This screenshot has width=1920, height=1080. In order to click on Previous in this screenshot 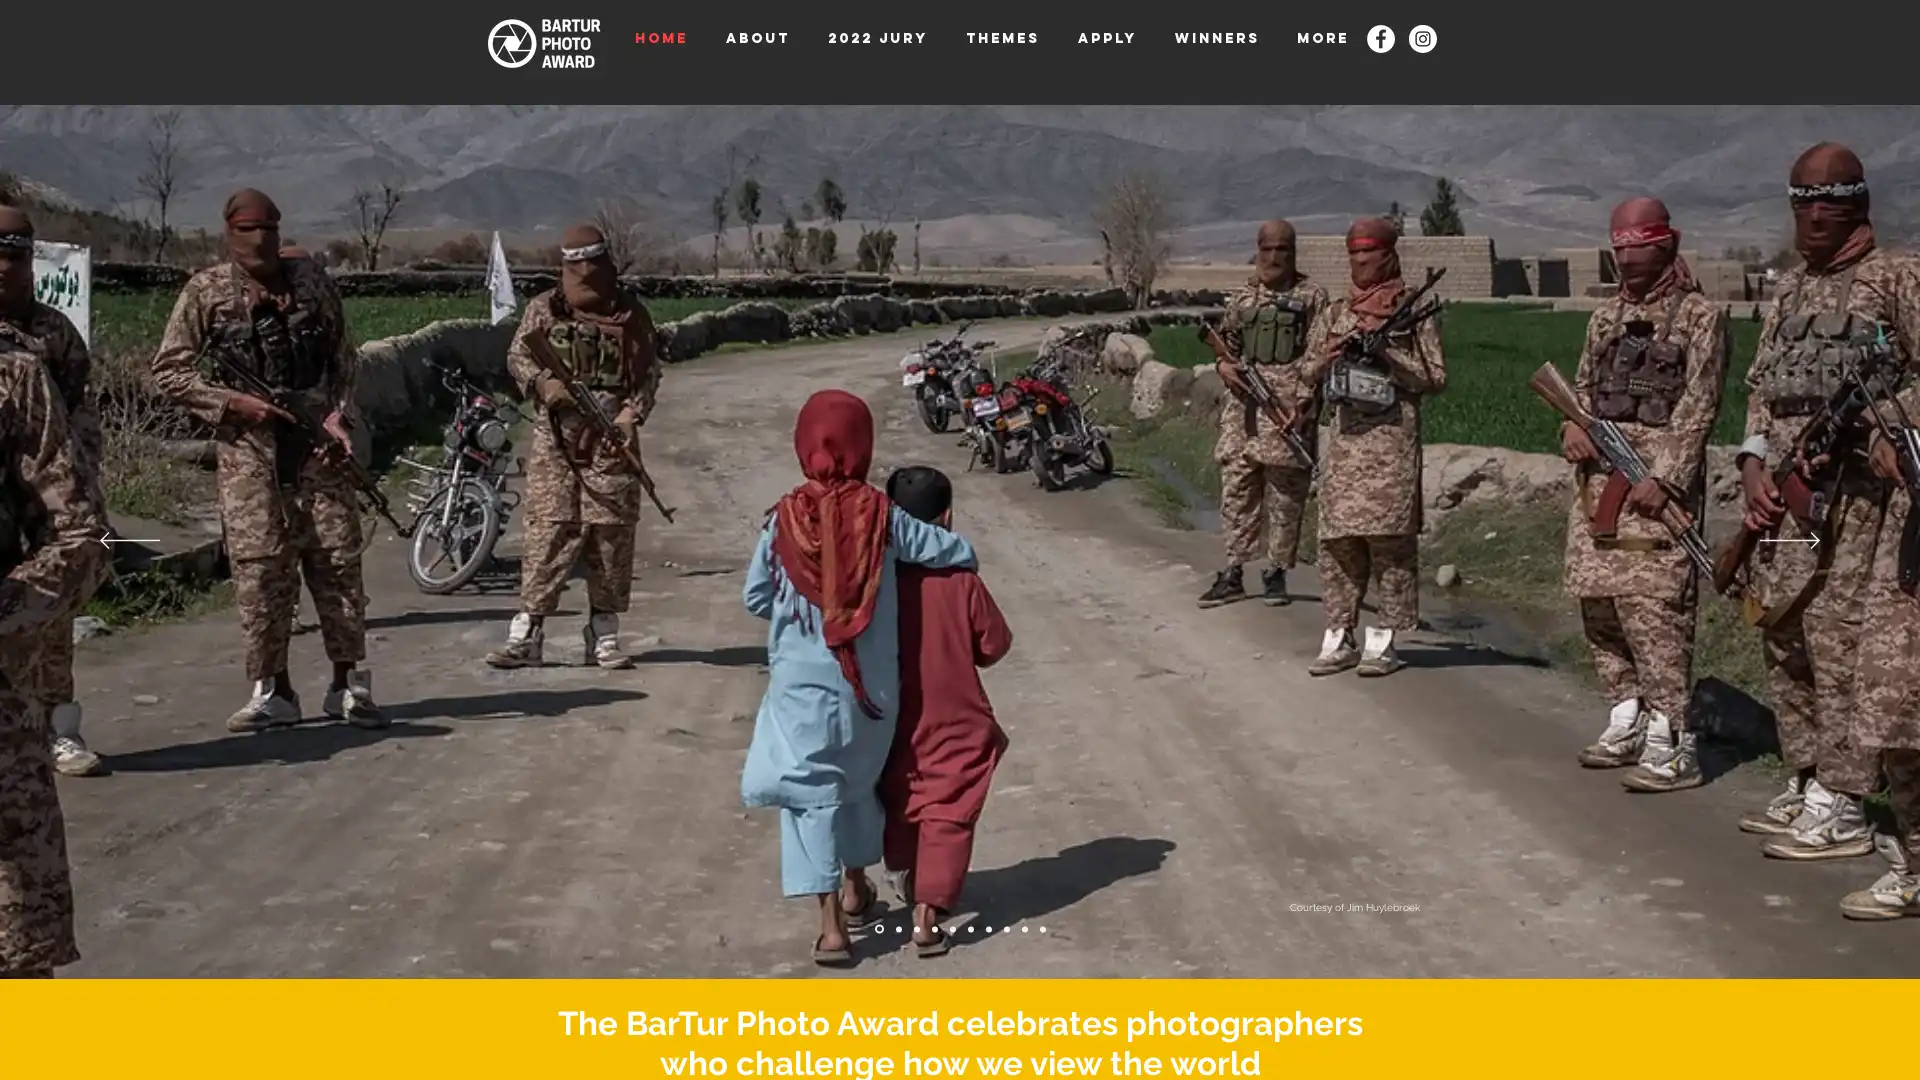, I will do `click(128, 541)`.